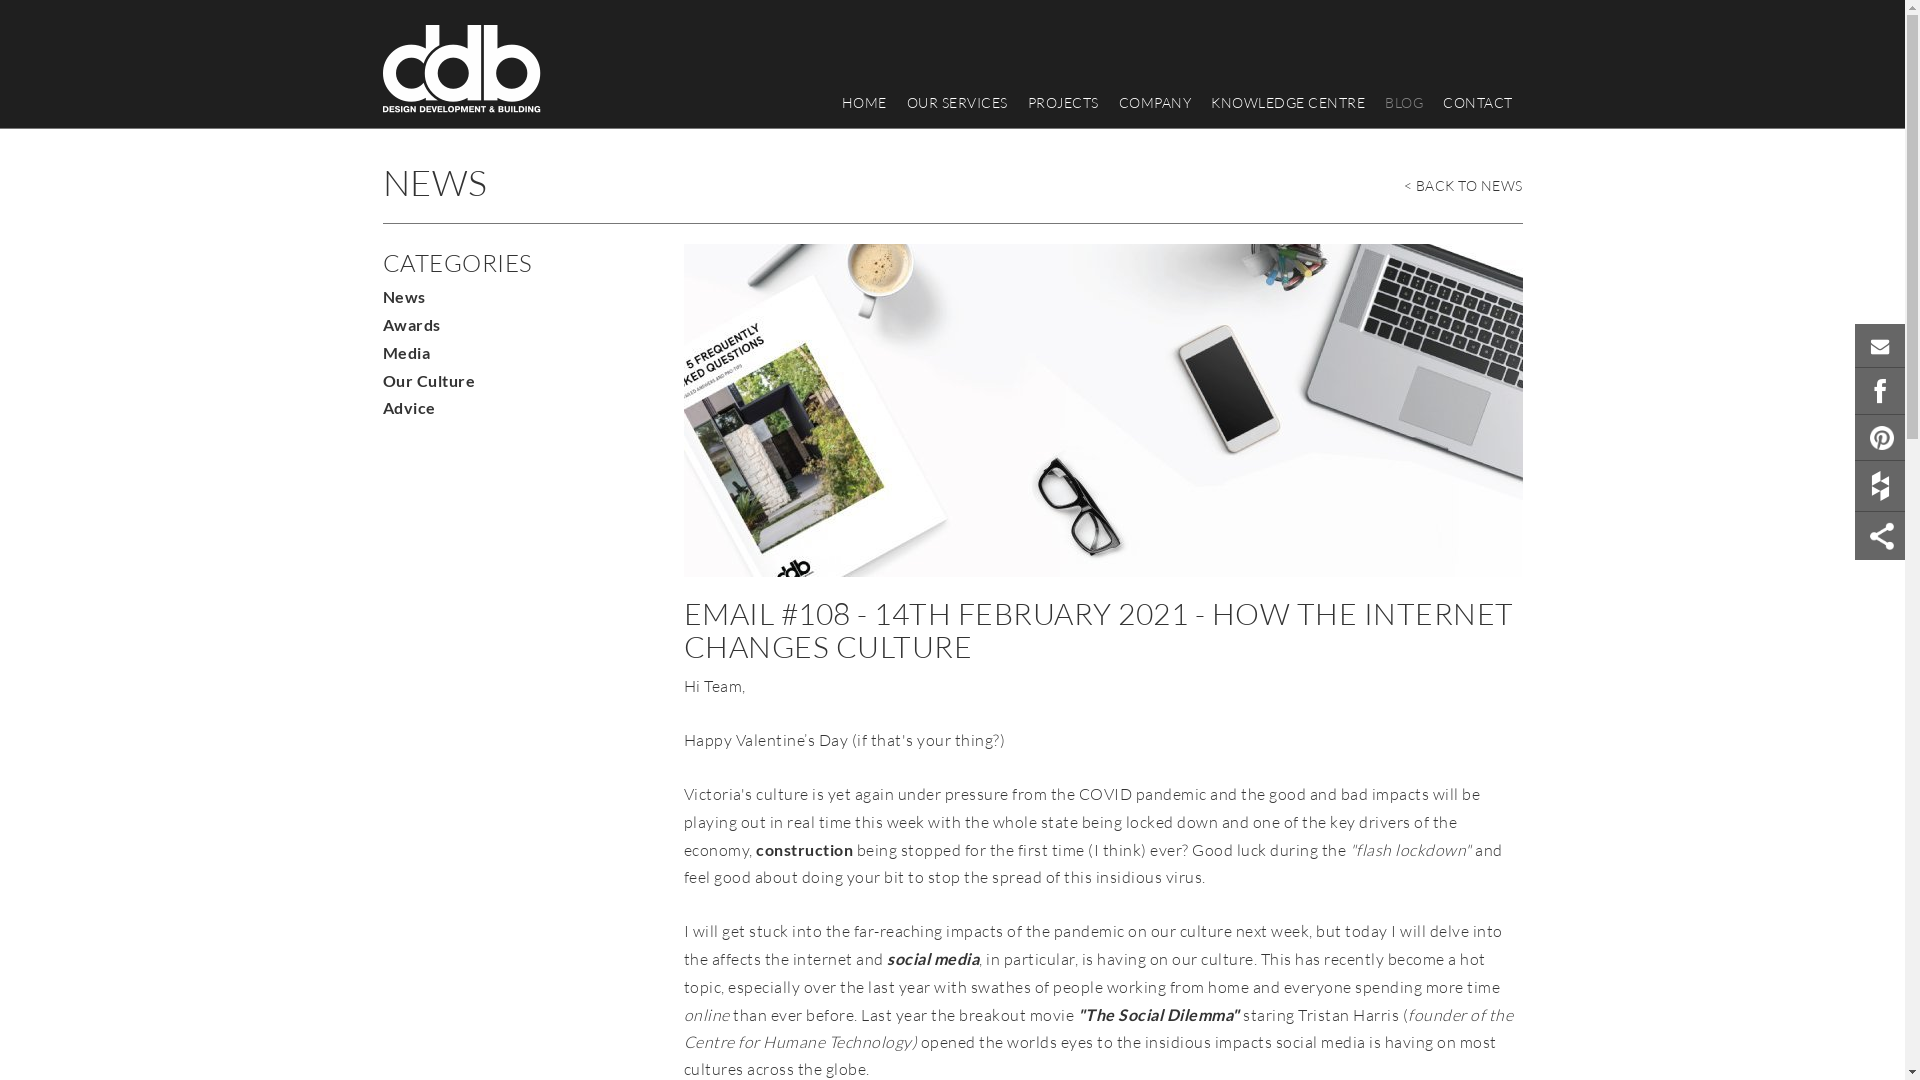 The height and width of the screenshot is (1080, 1920). I want to click on 'Awards', so click(382, 323).